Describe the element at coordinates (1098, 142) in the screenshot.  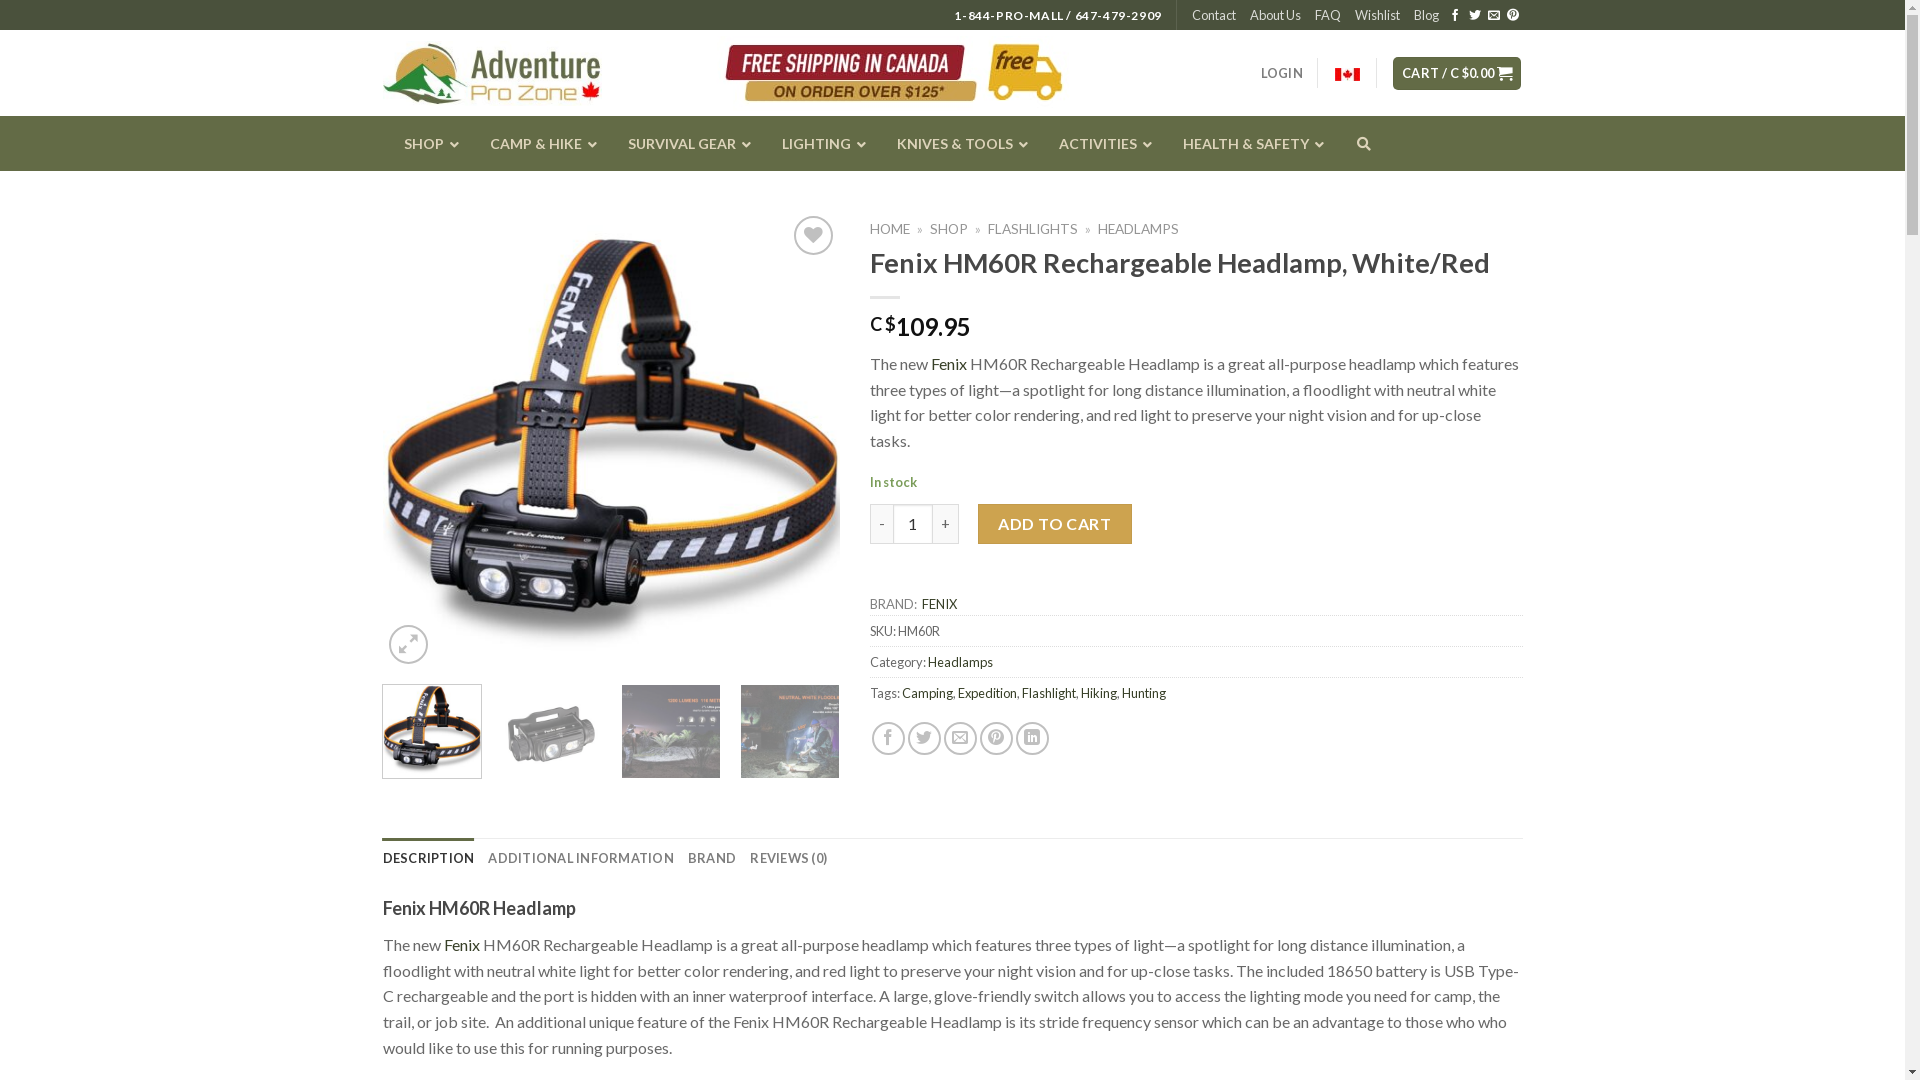
I see `'ACTIVITIES'` at that location.